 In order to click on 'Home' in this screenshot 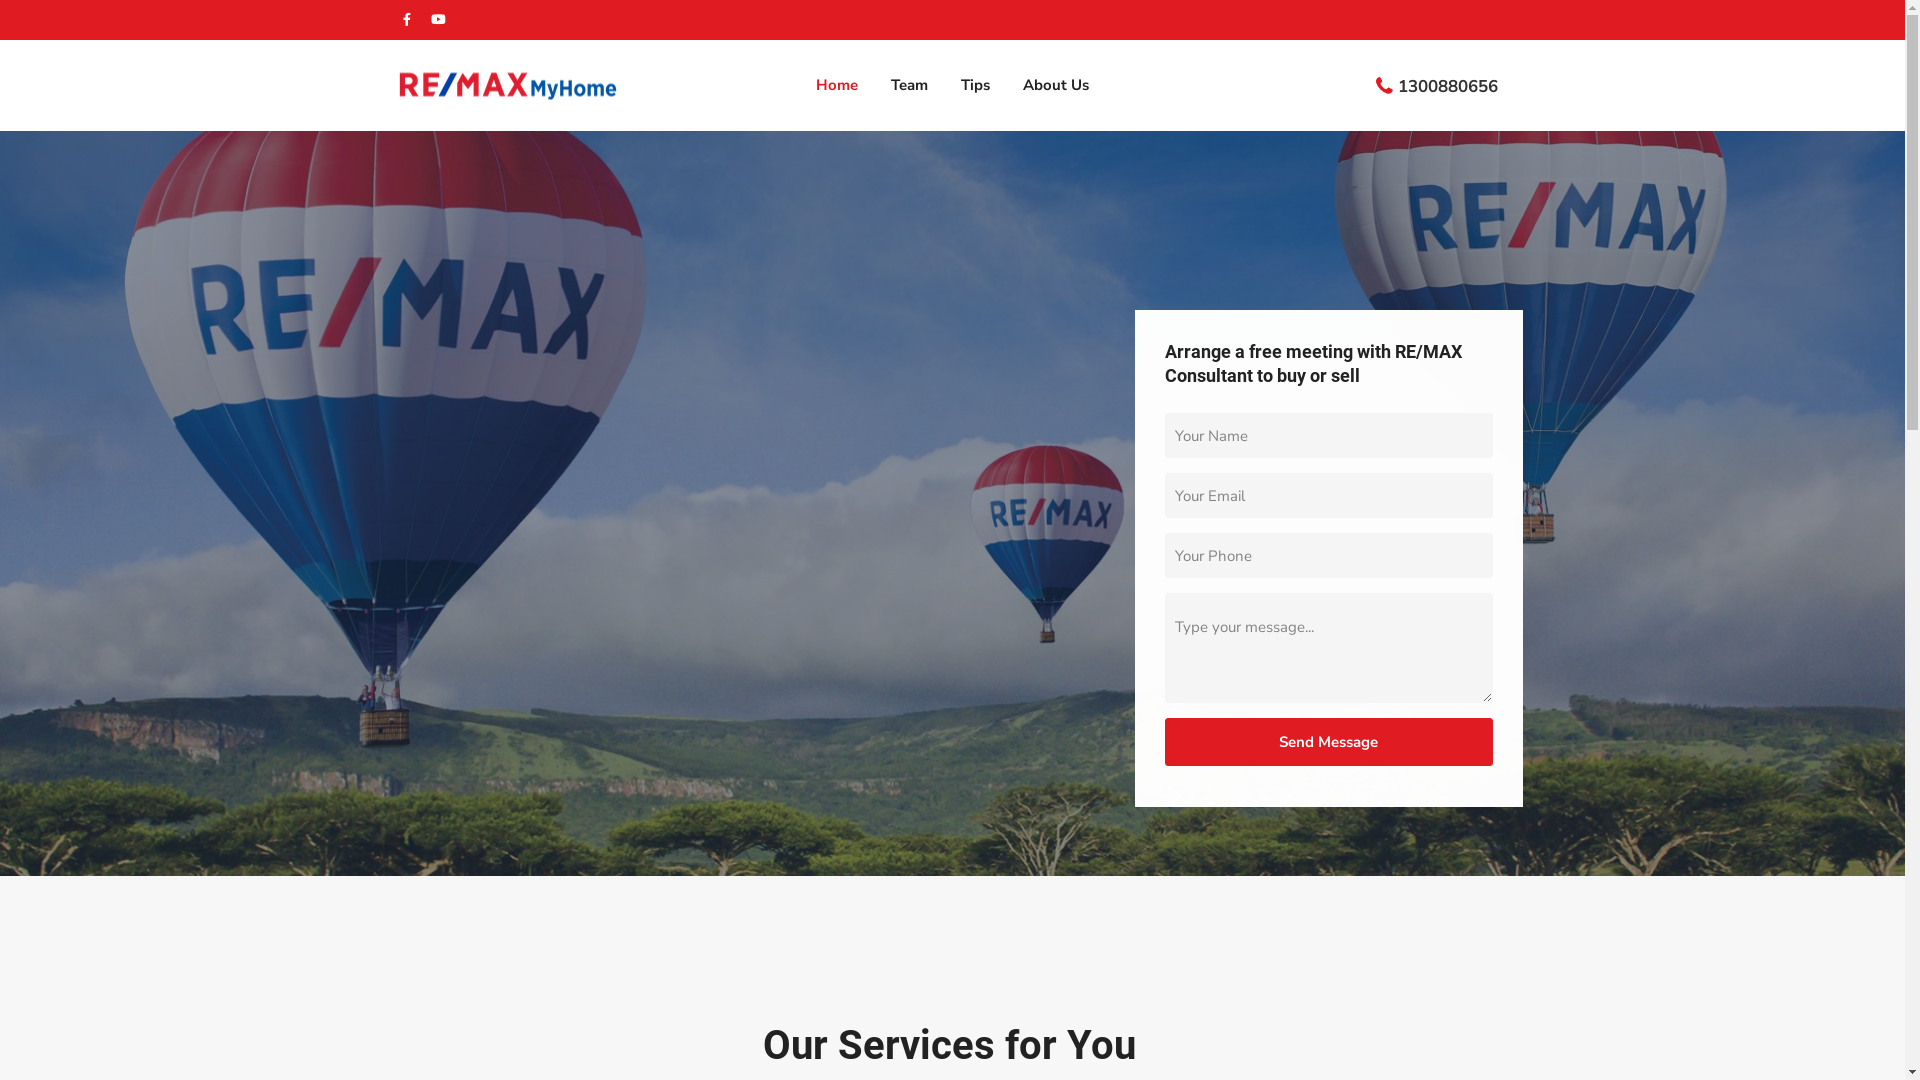, I will do `click(836, 83)`.